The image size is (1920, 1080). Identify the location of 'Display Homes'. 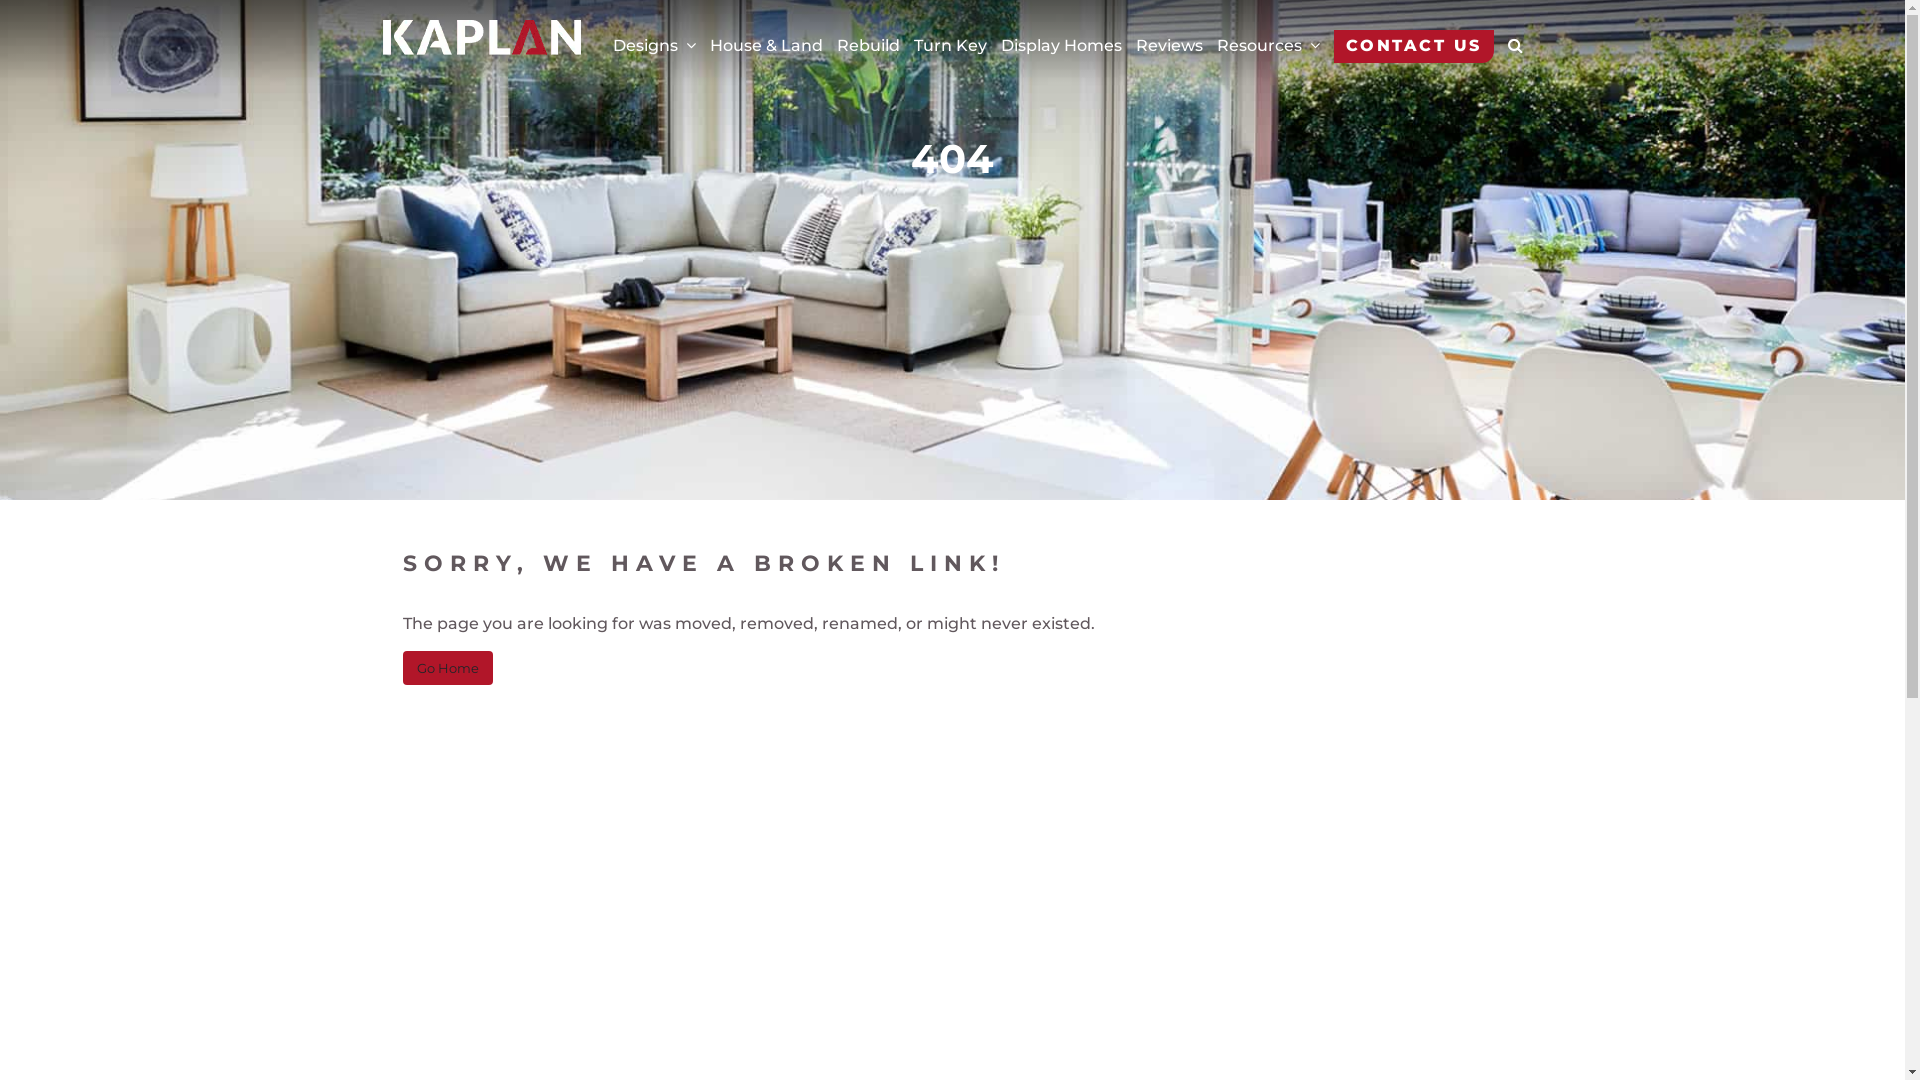
(1059, 45).